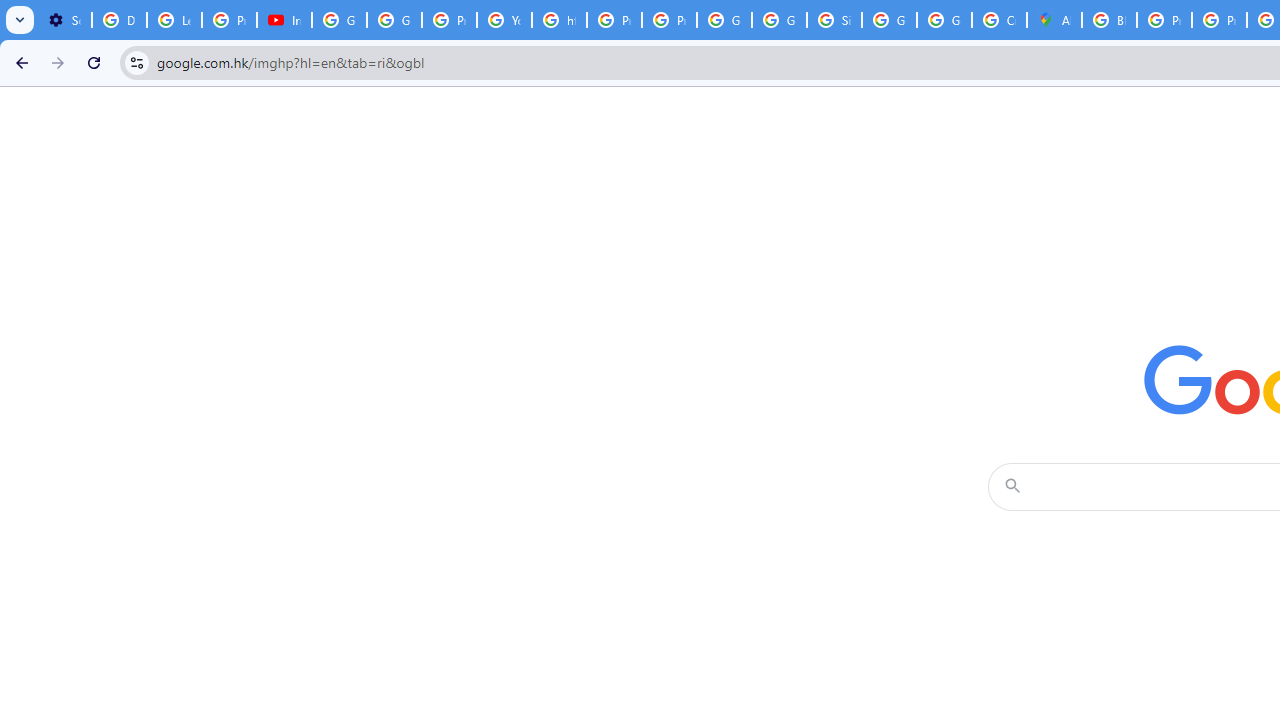 The image size is (1280, 720). I want to click on 'https://scholar.google.com/', so click(560, 20).